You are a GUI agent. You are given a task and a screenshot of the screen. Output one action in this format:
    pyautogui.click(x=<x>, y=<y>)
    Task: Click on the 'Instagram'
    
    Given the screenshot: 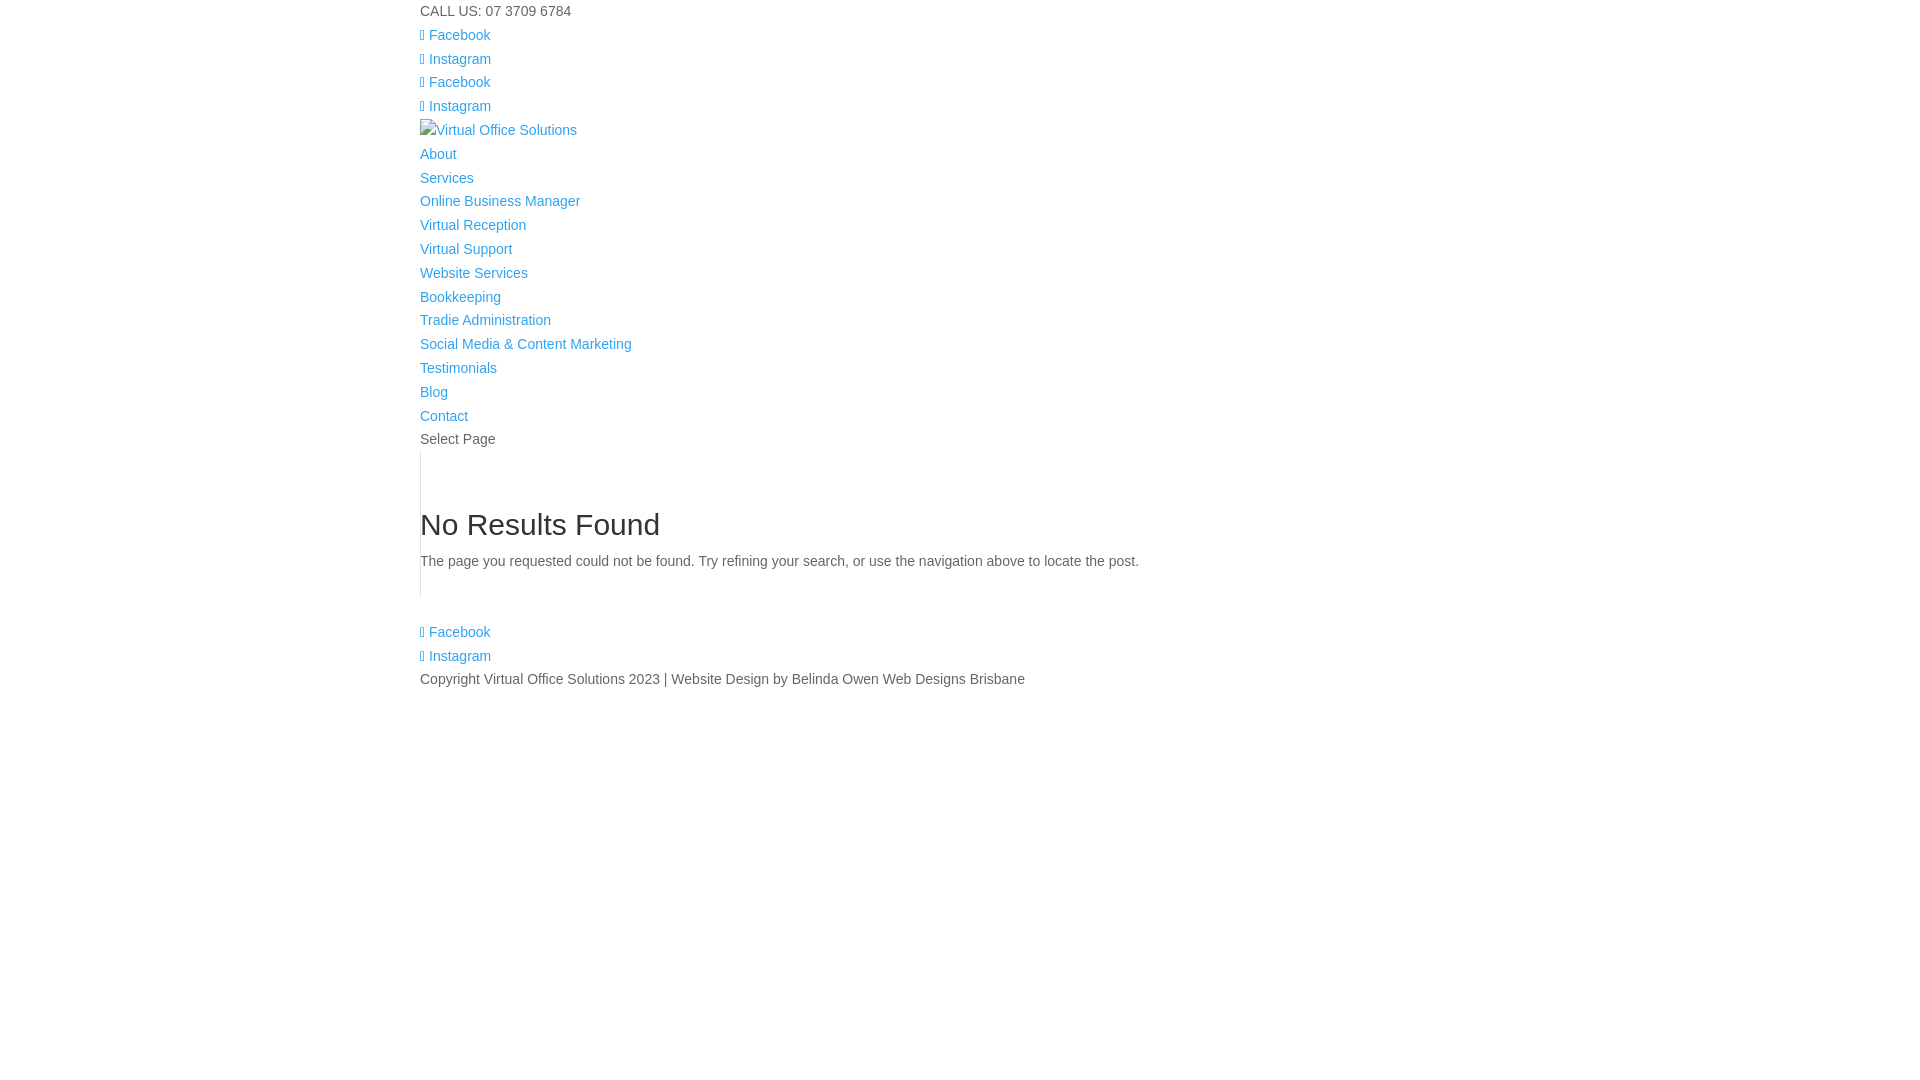 What is the action you would take?
    pyautogui.click(x=419, y=655)
    